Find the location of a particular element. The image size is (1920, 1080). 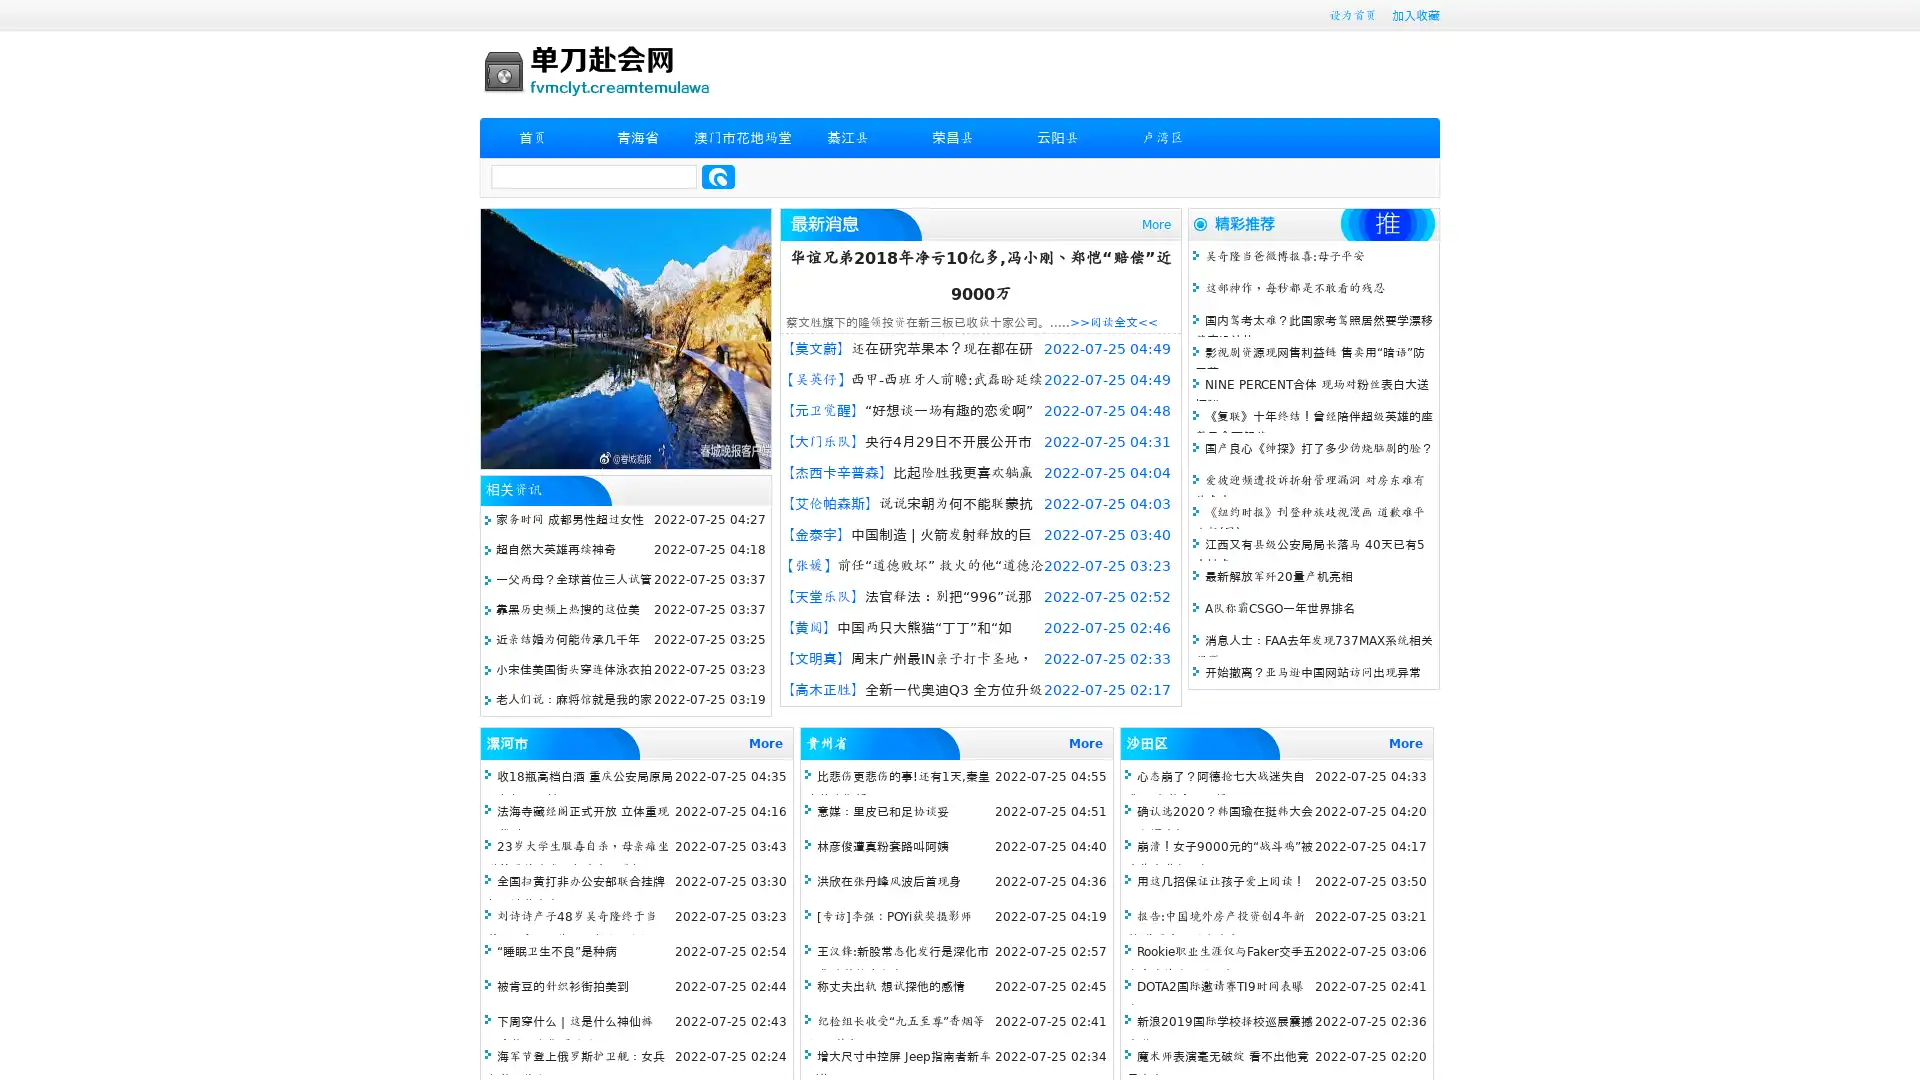

Search is located at coordinates (718, 176).